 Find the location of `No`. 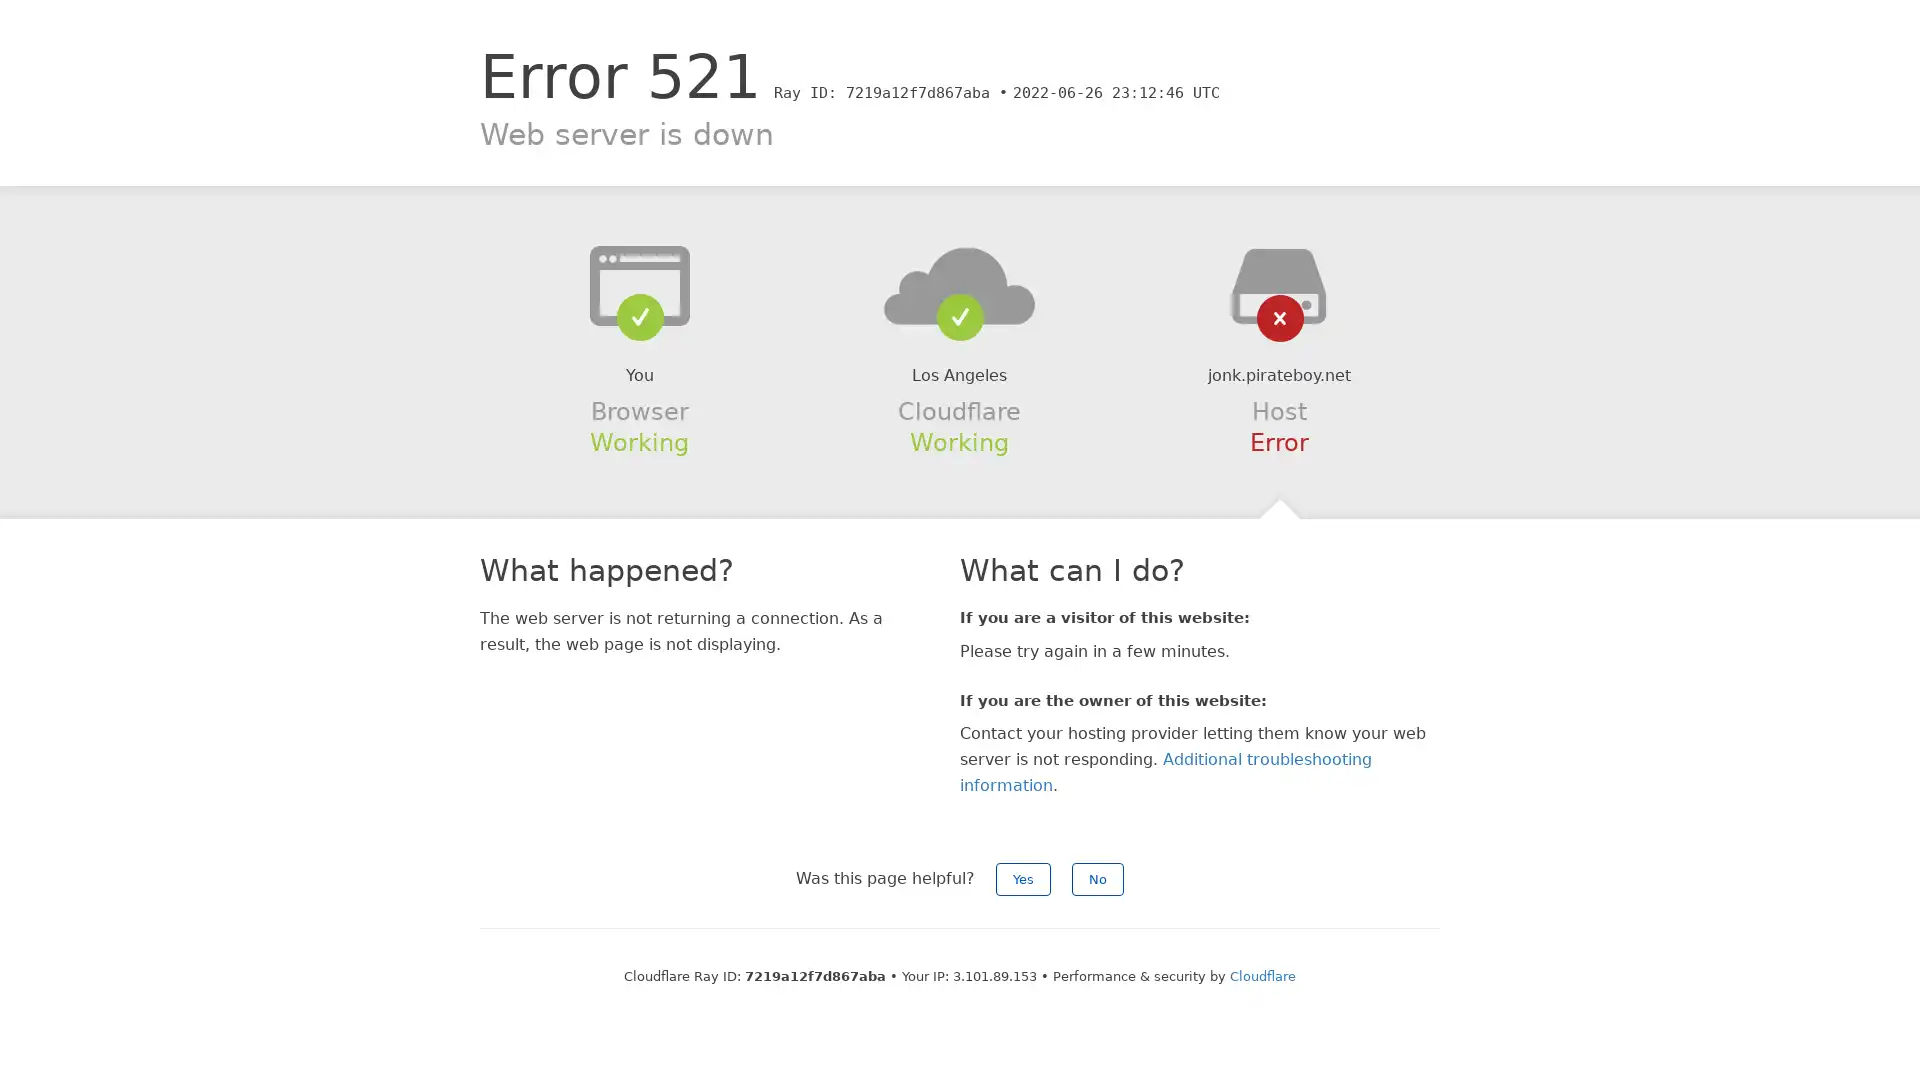

No is located at coordinates (1097, 878).